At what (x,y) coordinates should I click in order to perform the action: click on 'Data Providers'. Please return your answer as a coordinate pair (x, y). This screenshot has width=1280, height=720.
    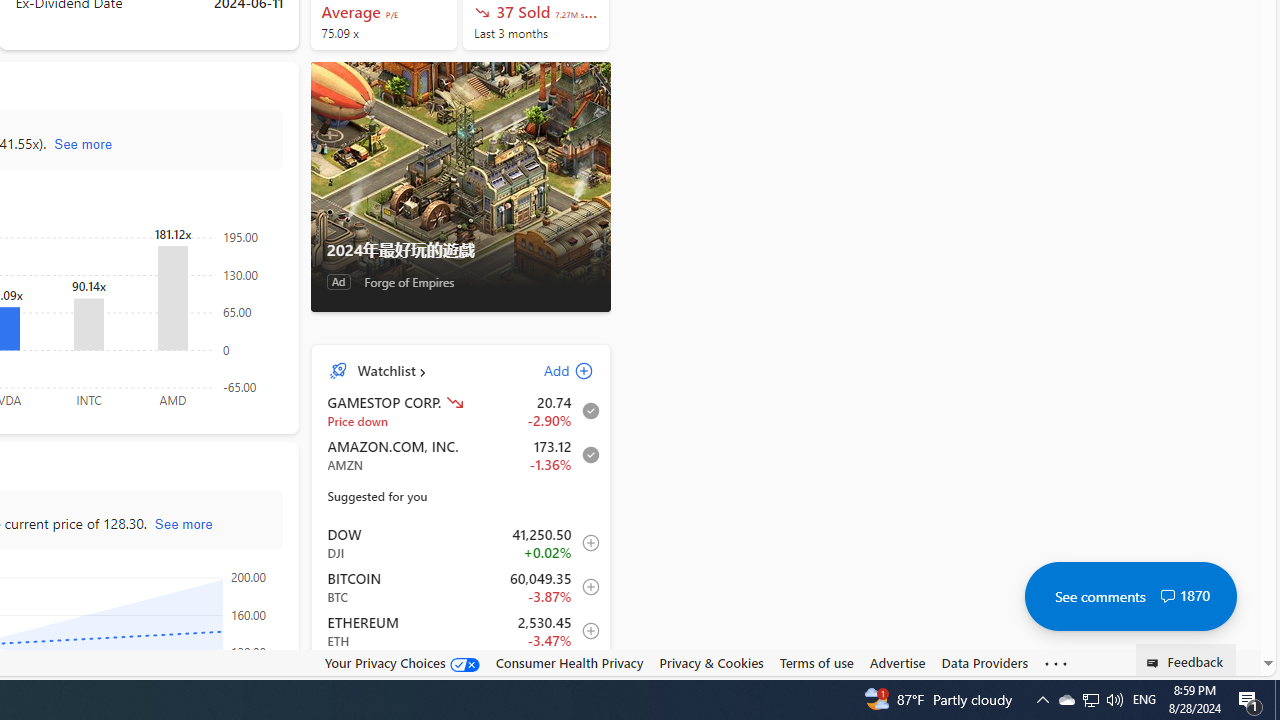
    Looking at the image, I should click on (984, 663).